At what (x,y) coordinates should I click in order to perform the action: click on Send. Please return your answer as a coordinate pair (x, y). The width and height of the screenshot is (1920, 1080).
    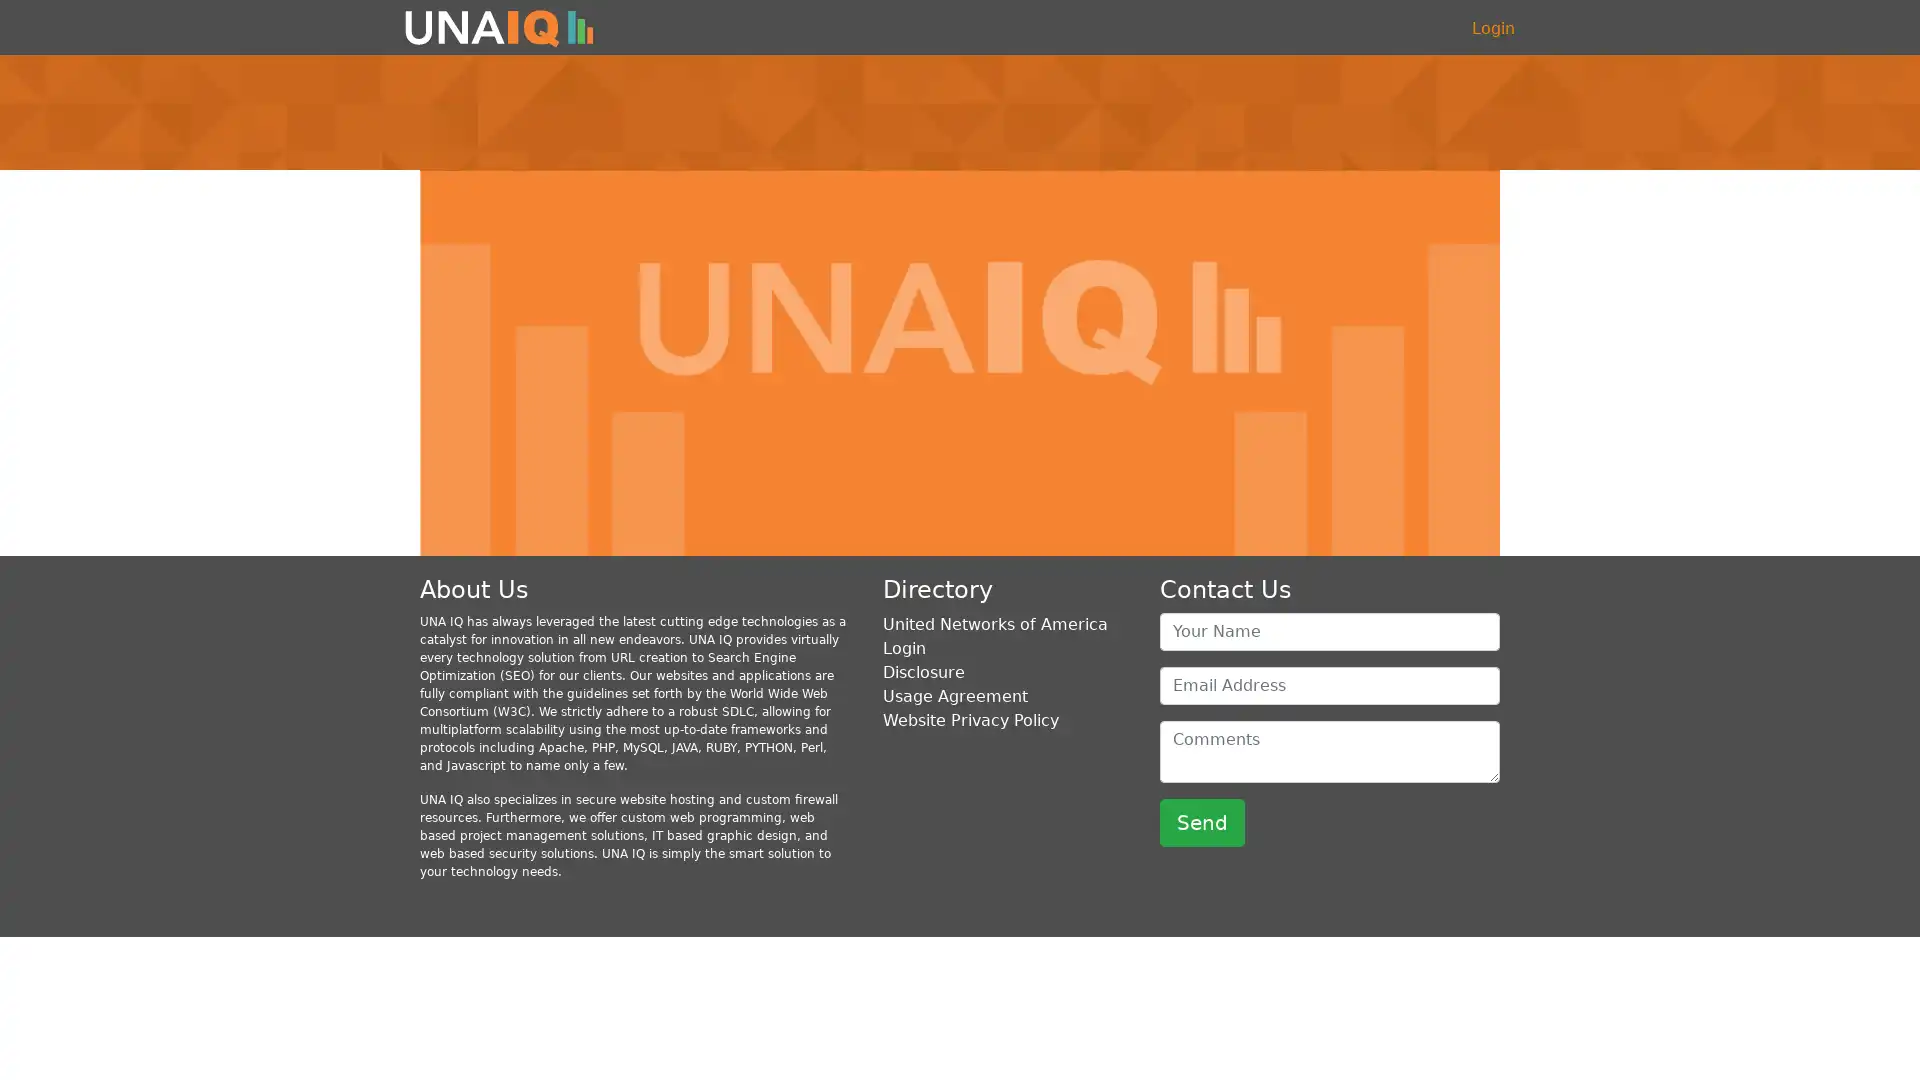
    Looking at the image, I should click on (1201, 821).